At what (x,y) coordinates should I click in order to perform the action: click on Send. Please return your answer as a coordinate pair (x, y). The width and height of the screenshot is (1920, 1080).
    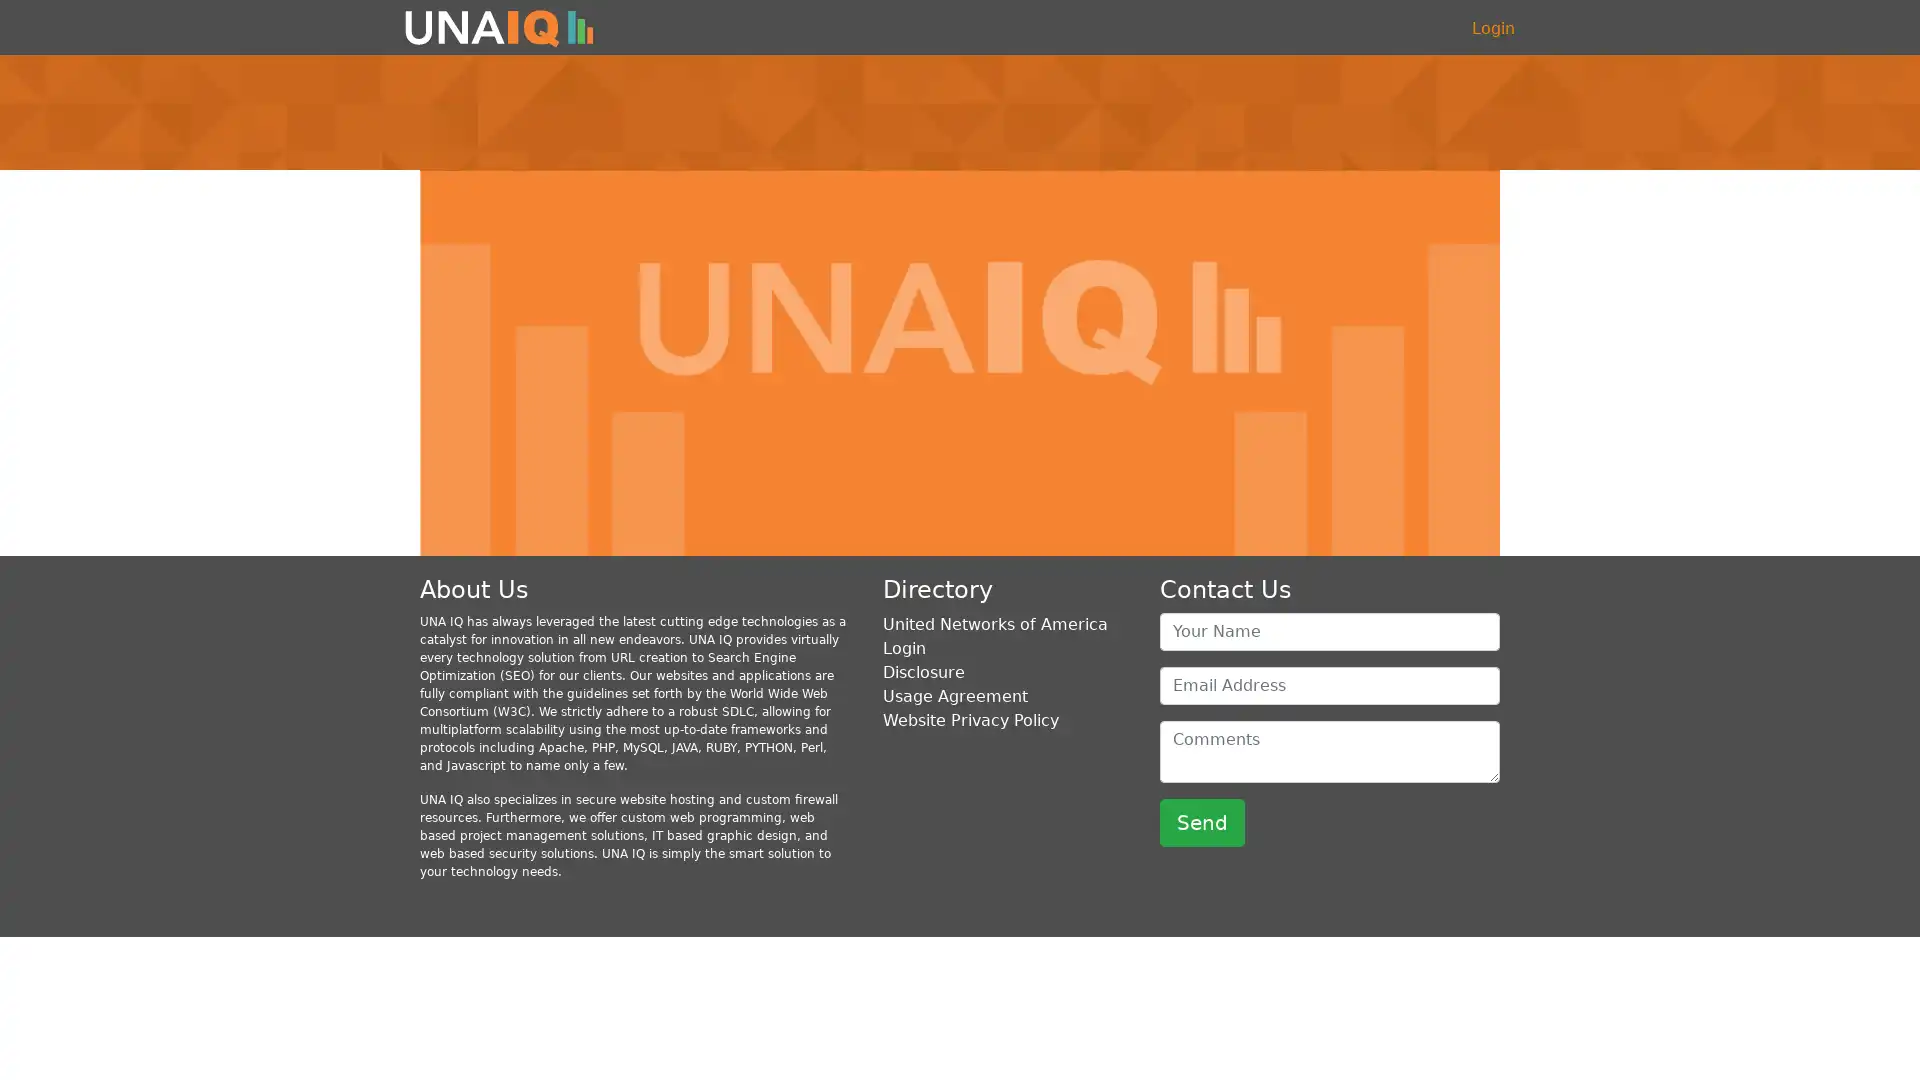
    Looking at the image, I should click on (1201, 821).